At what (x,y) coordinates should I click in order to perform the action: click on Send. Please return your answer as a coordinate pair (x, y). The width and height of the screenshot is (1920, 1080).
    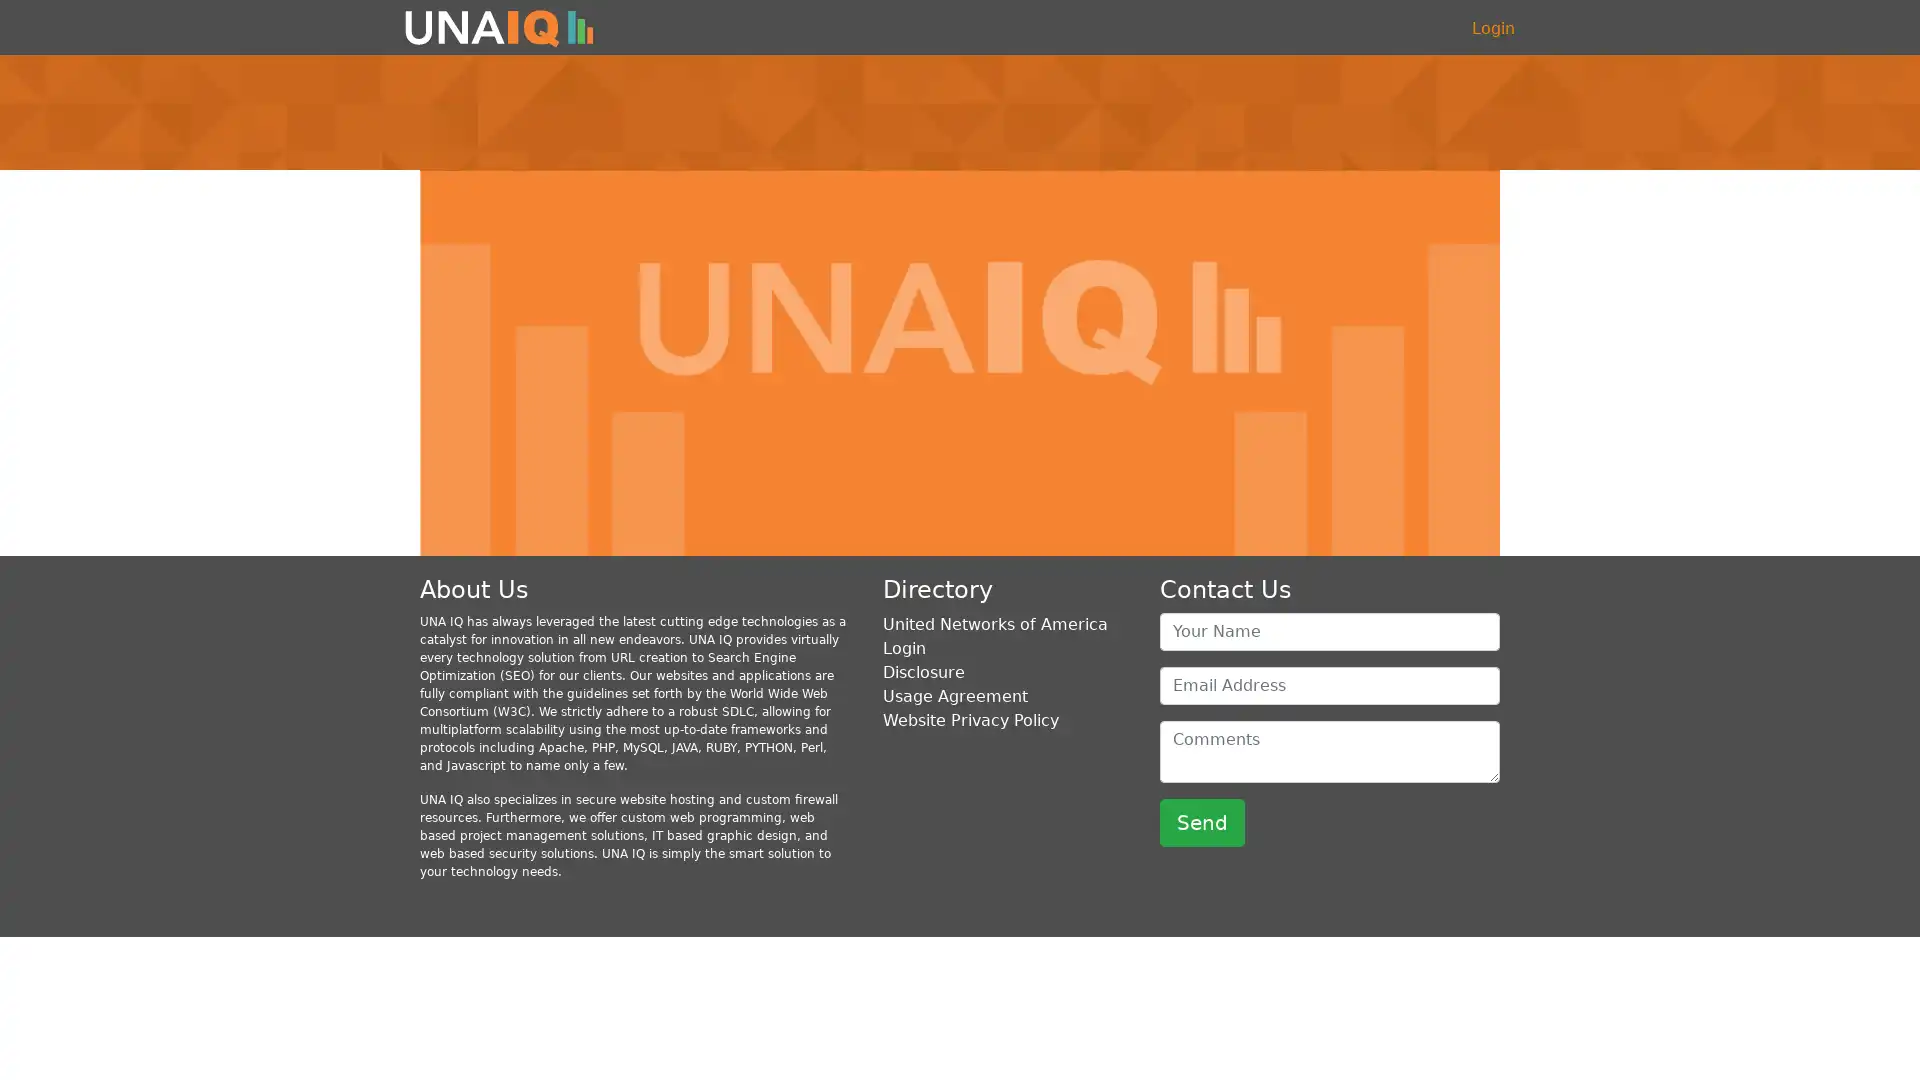
    Looking at the image, I should click on (1201, 821).